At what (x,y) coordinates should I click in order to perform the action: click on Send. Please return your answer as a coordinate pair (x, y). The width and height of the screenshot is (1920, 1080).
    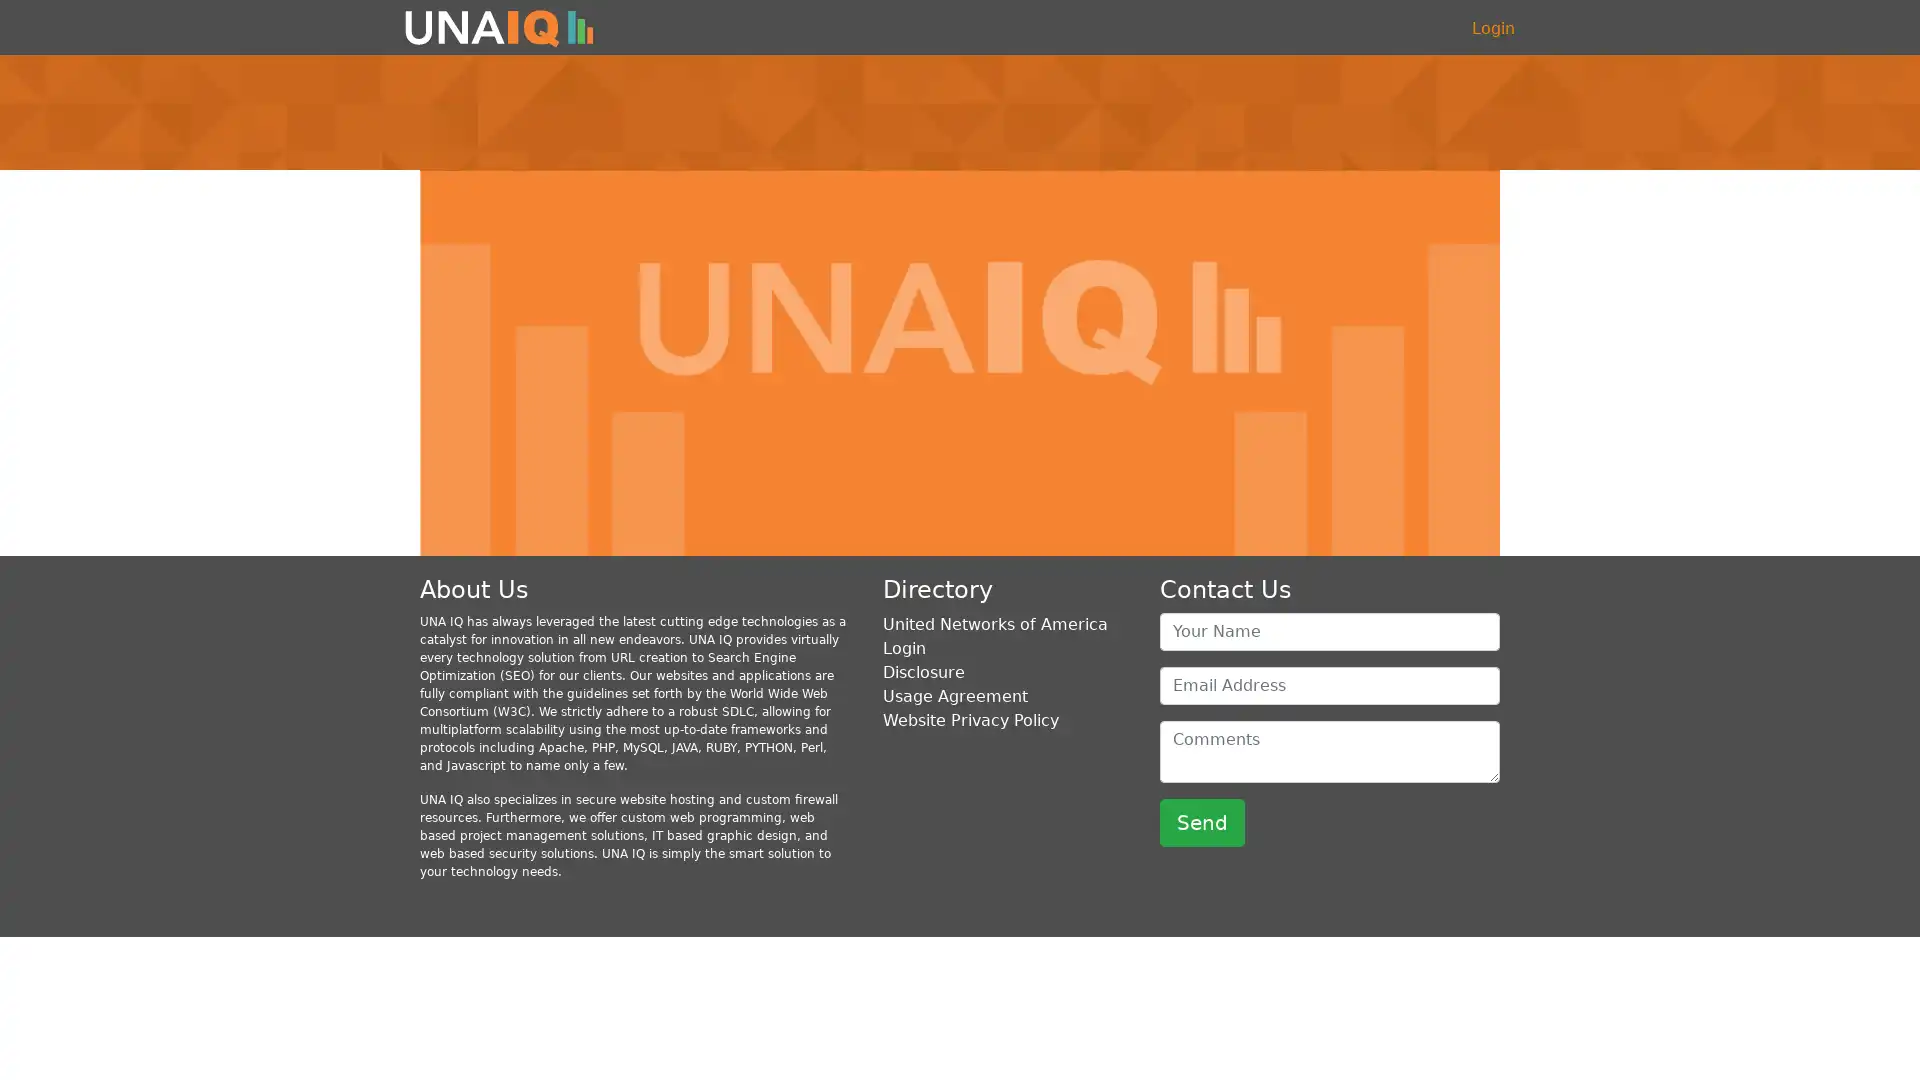
    Looking at the image, I should click on (1201, 821).